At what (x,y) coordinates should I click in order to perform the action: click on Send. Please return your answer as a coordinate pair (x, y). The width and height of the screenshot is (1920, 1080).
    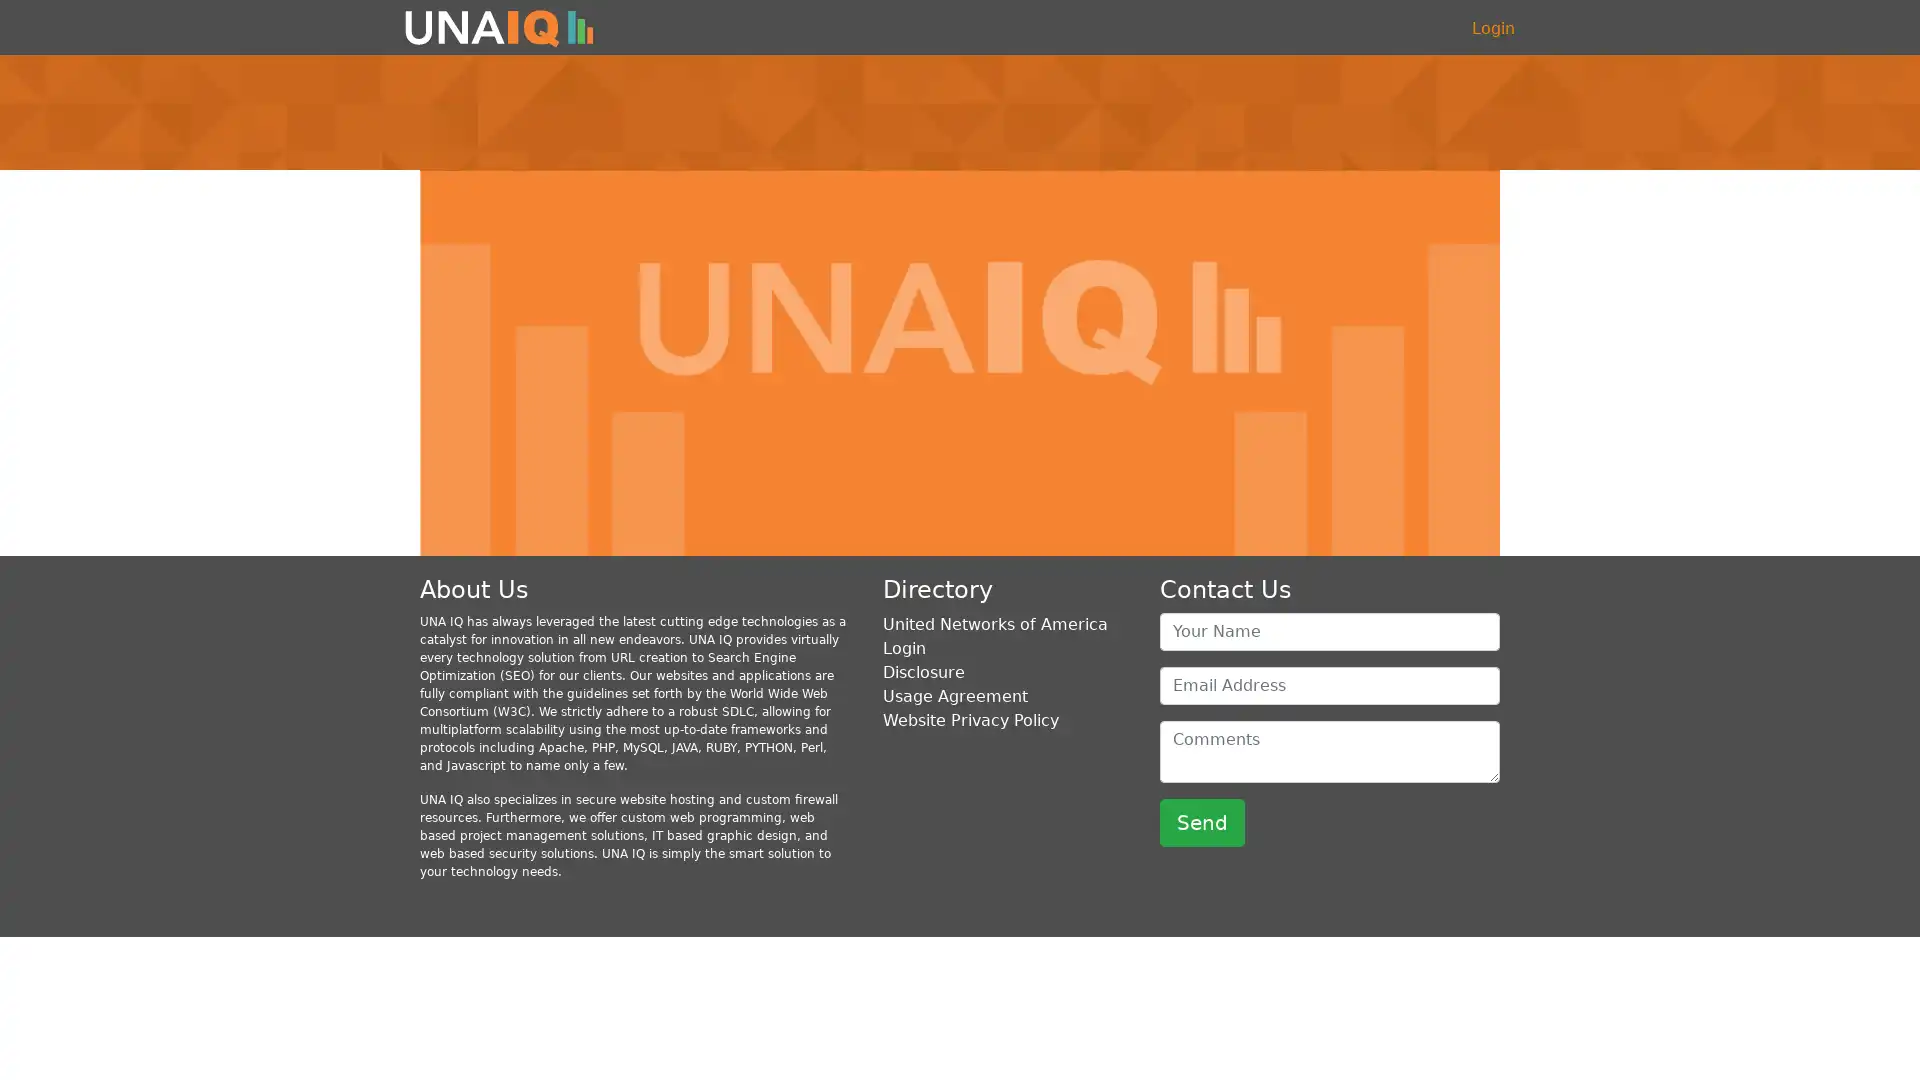
    Looking at the image, I should click on (1201, 821).